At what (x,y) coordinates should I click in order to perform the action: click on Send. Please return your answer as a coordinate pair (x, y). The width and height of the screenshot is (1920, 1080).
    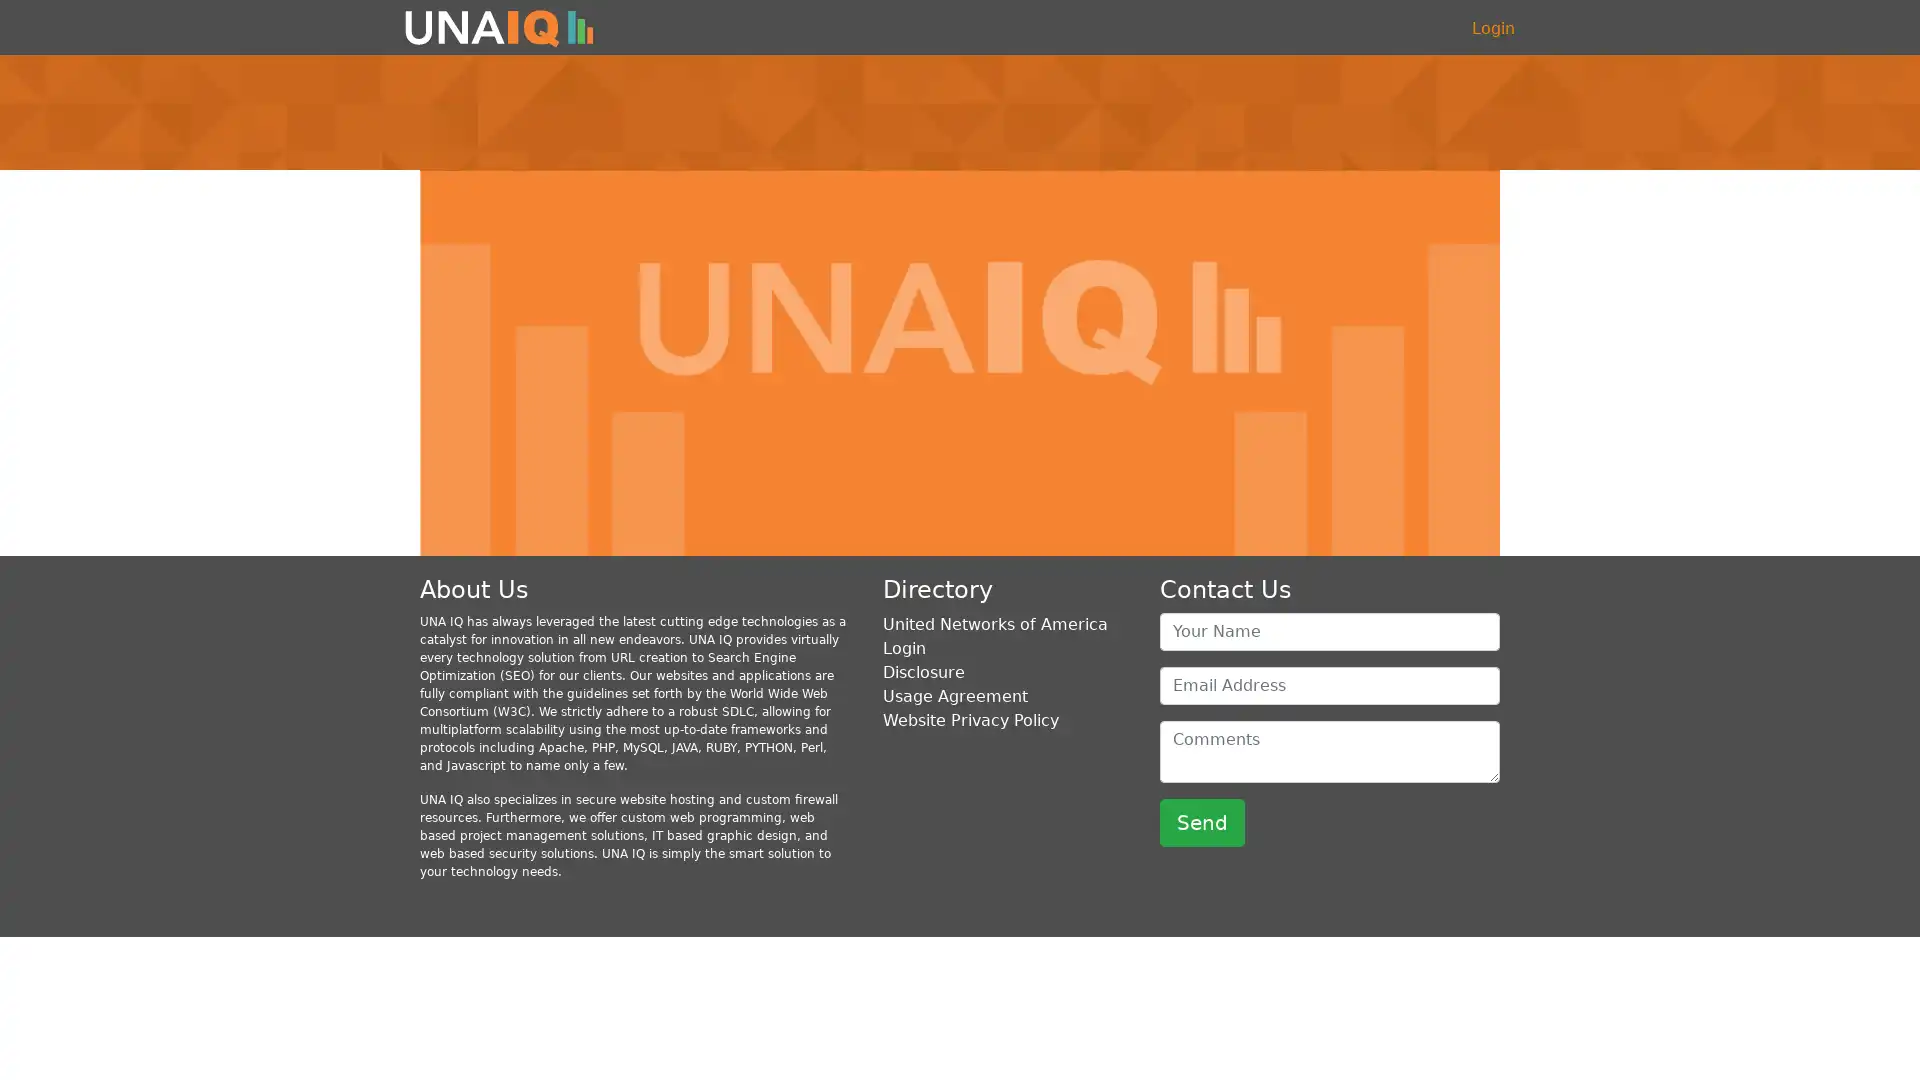
    Looking at the image, I should click on (1201, 821).